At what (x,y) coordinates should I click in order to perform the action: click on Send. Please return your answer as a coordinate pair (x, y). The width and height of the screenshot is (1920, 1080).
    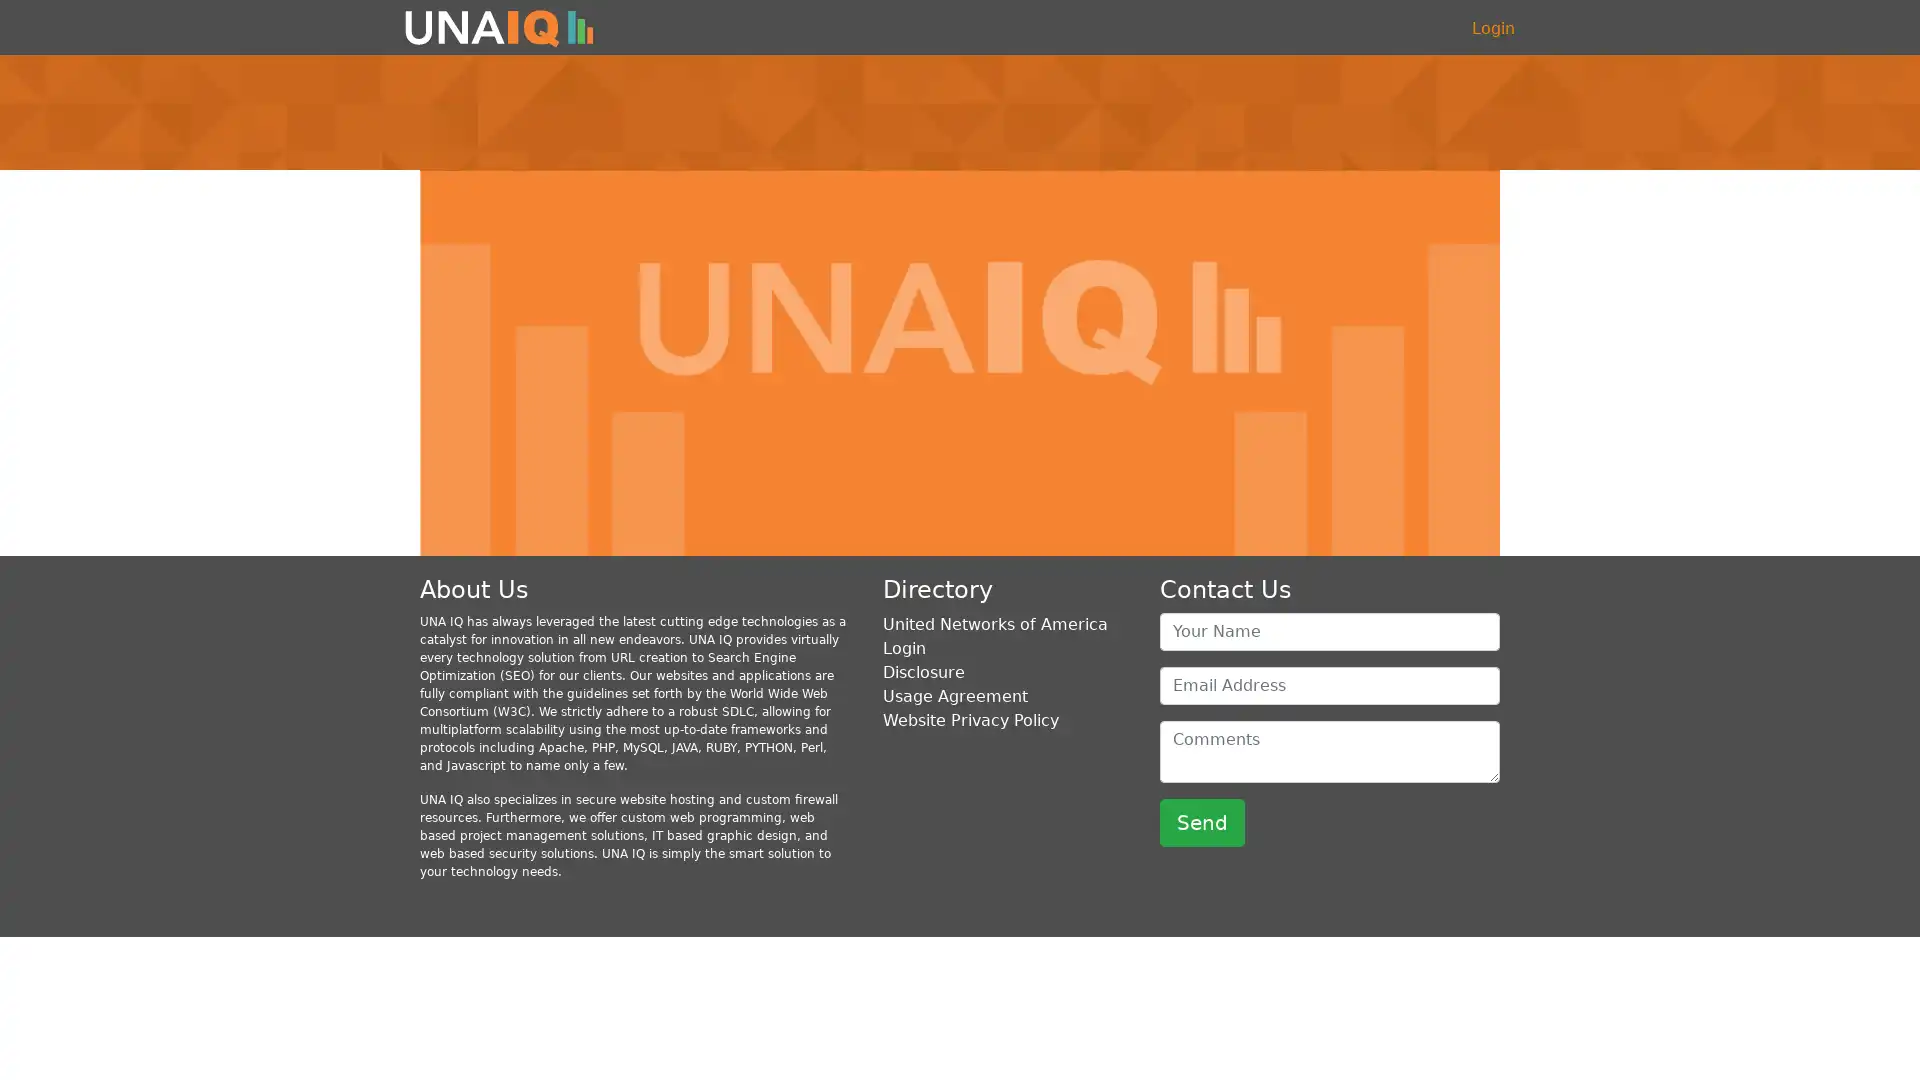
    Looking at the image, I should click on (1201, 821).